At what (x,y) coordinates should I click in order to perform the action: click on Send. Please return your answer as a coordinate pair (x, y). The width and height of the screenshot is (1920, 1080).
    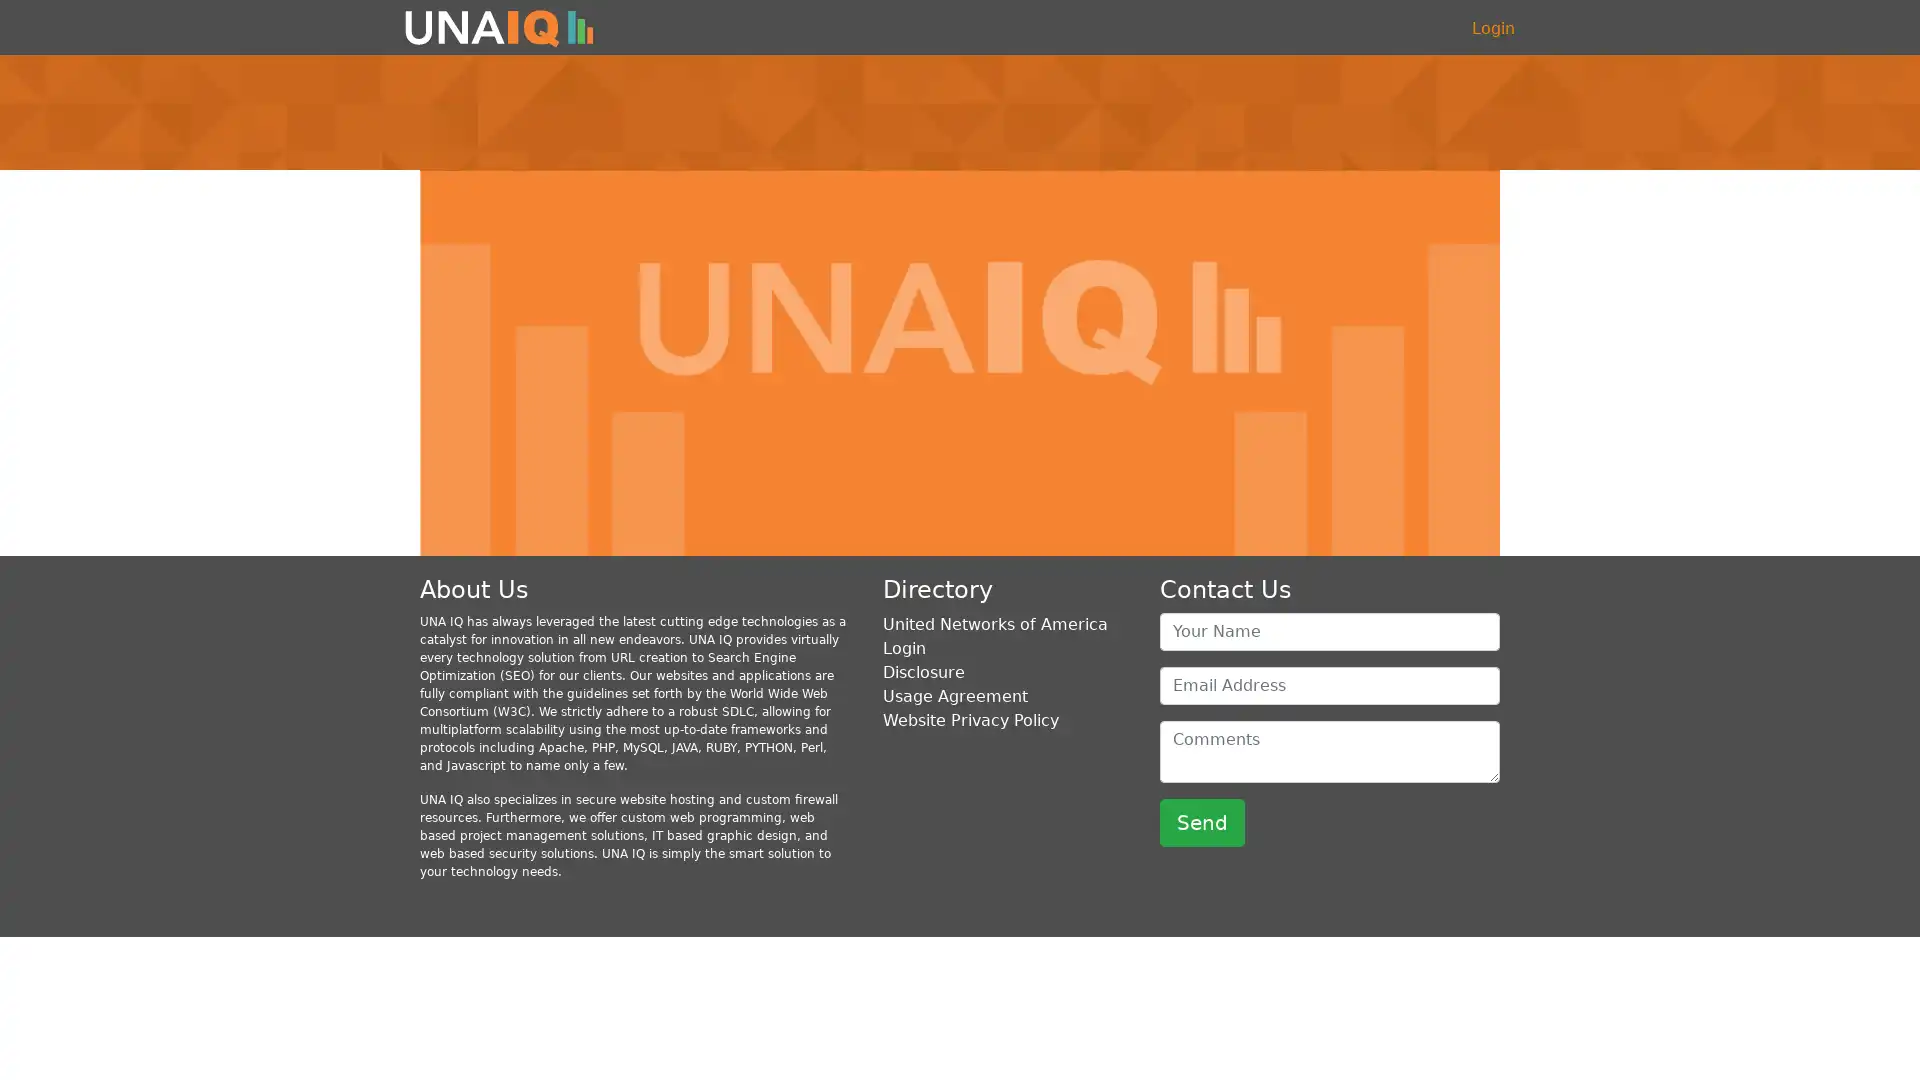
    Looking at the image, I should click on (1201, 821).